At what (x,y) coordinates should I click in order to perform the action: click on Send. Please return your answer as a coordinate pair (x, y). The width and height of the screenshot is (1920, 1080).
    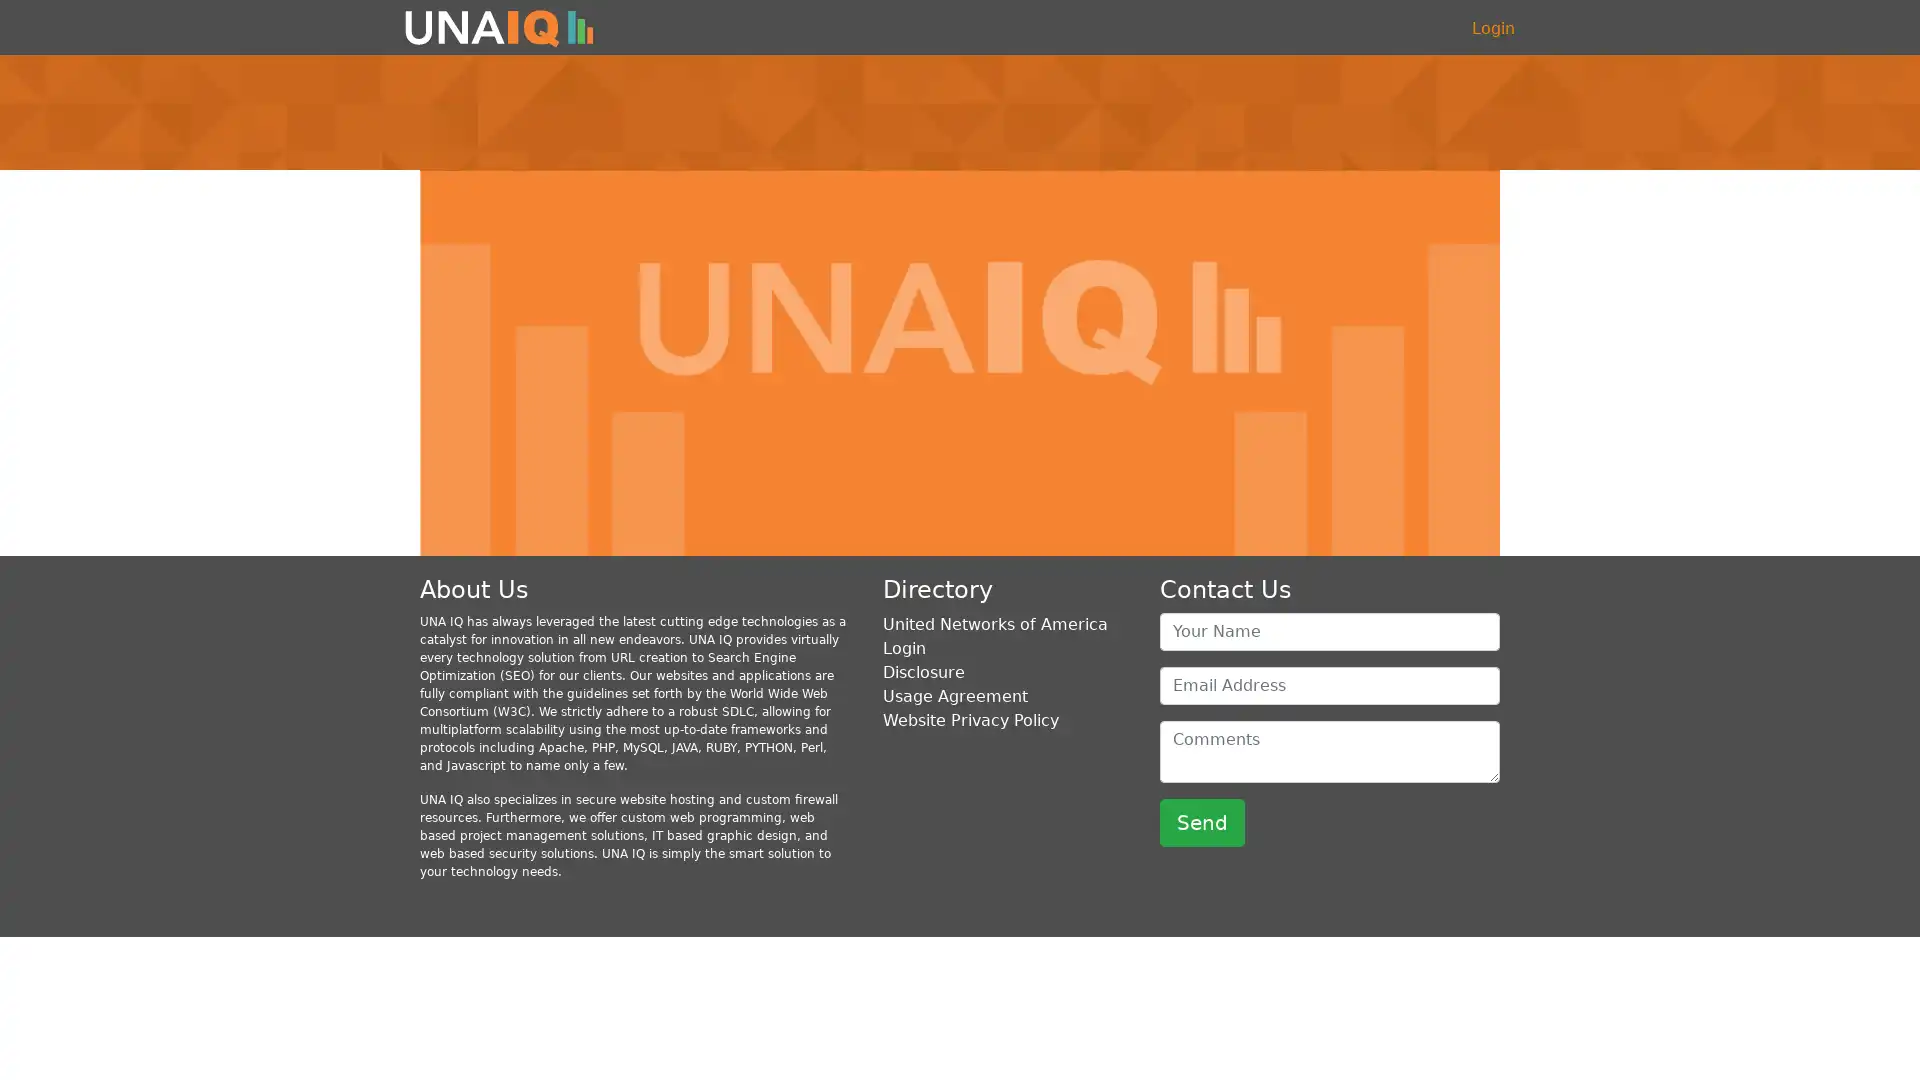
    Looking at the image, I should click on (1201, 821).